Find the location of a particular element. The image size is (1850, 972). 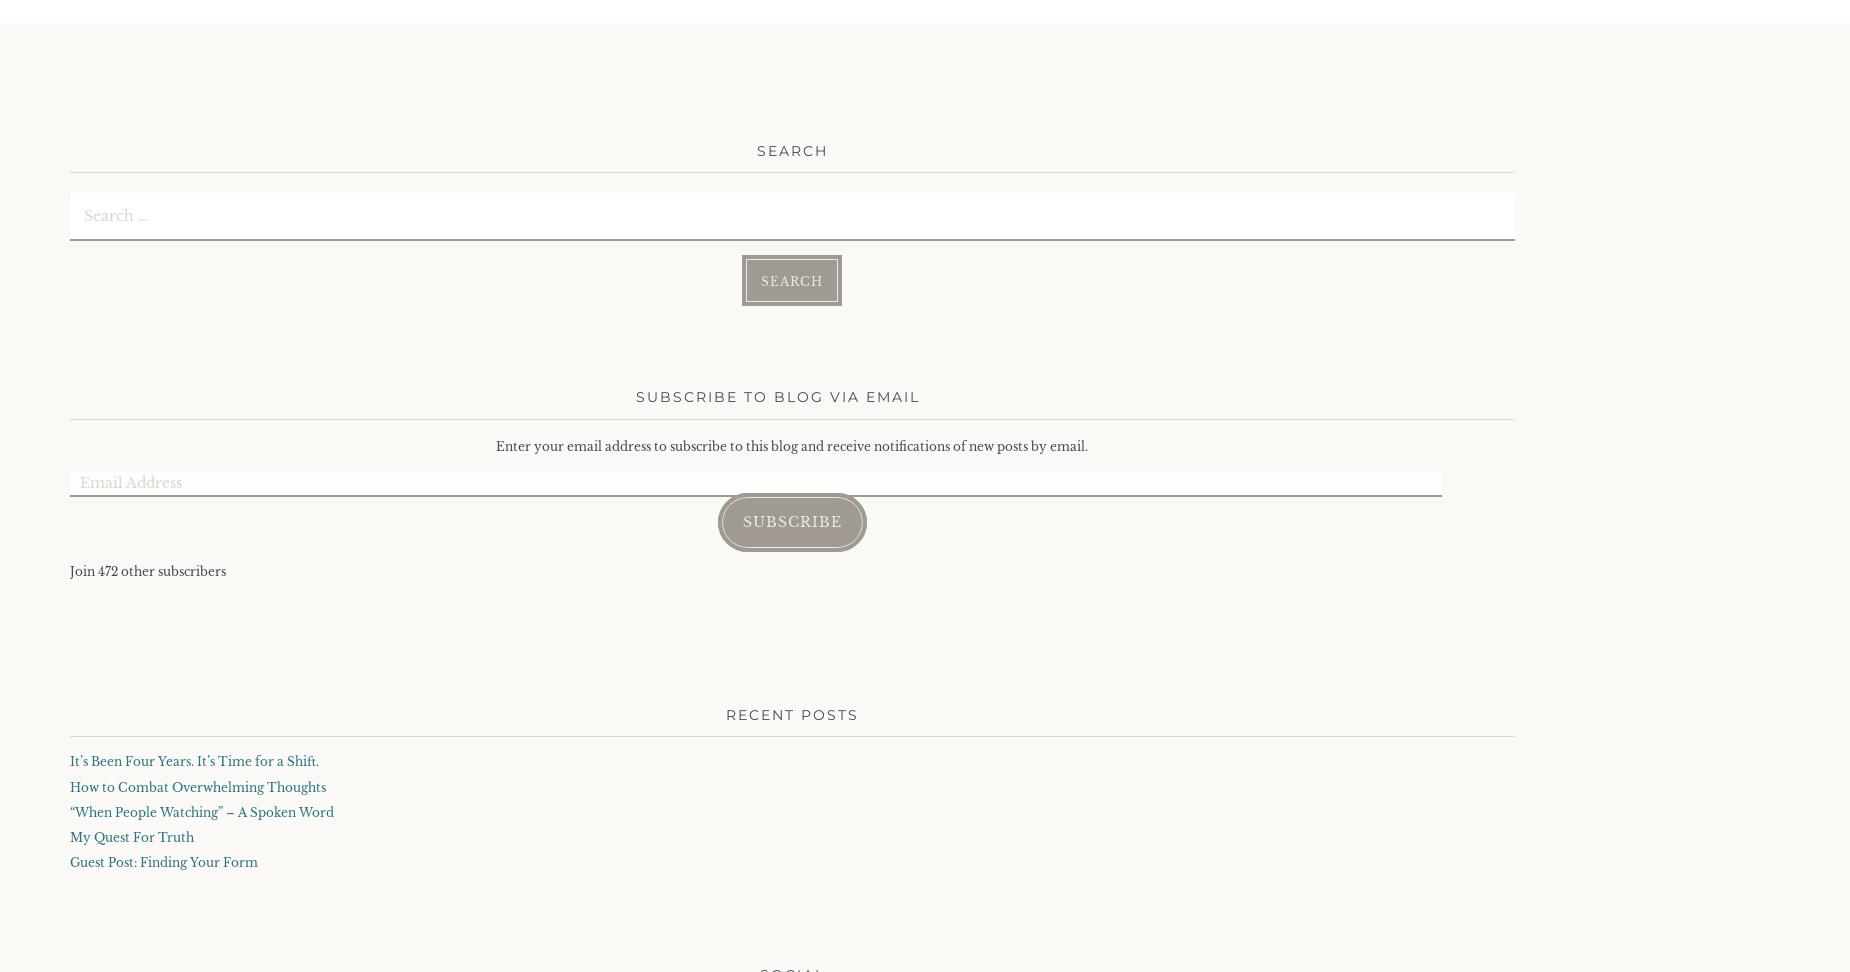

'Subscribe to Blog via Email' is located at coordinates (777, 396).